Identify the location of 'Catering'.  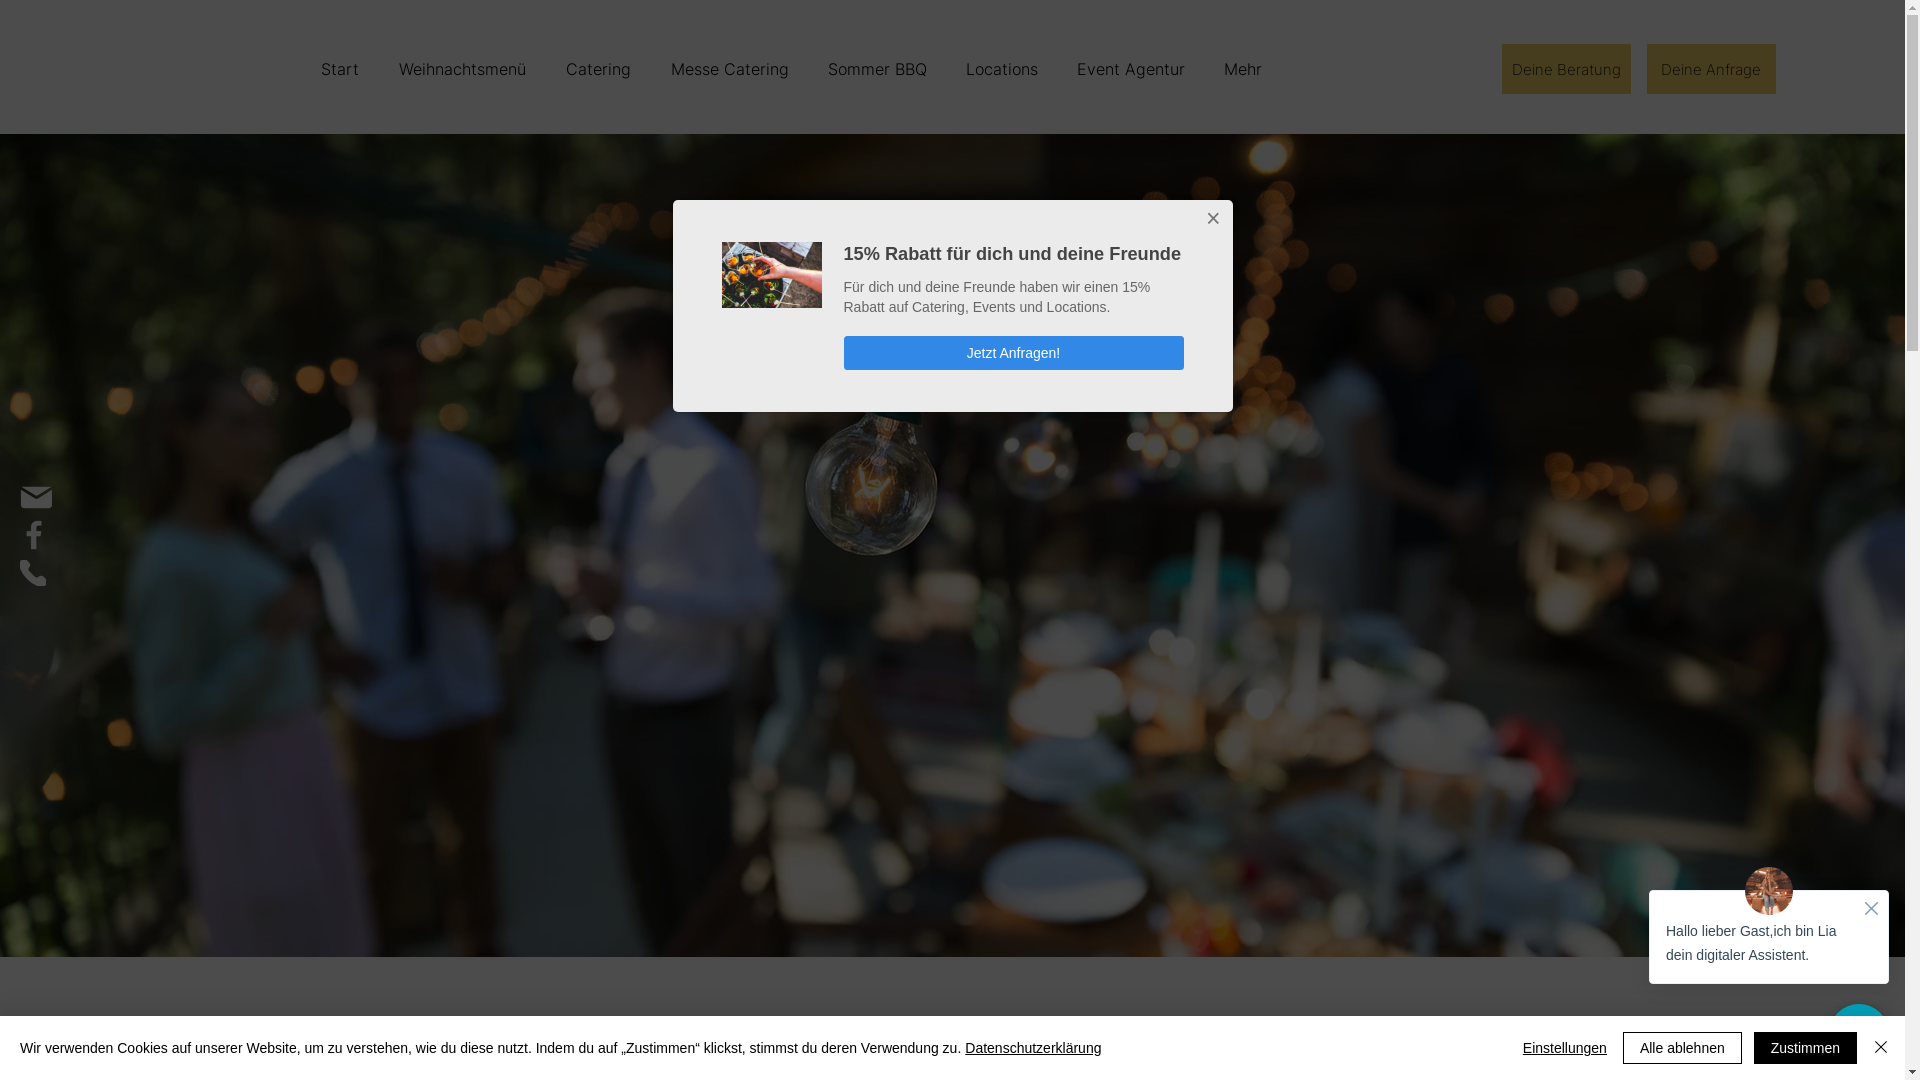
(597, 68).